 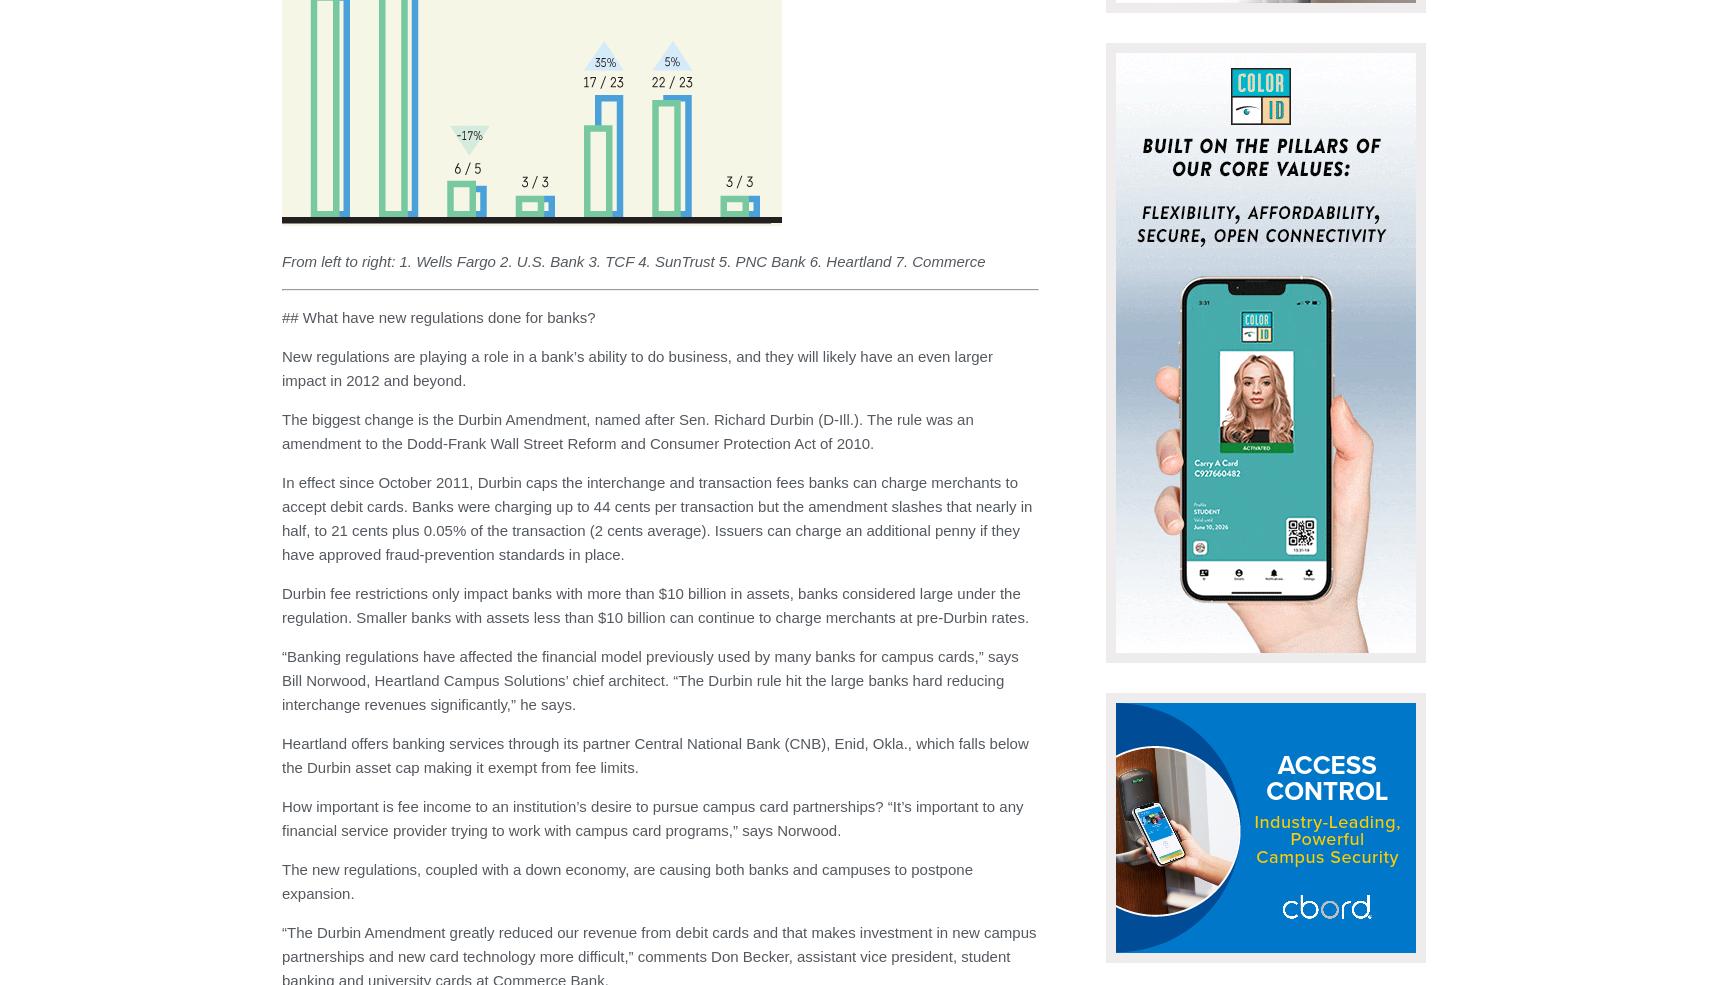 I want to click on 'From left to right: 1. Wells Fargo 2. U.S. Bank 3. TCF 4. SunTrust 5. PNC Bank 6. Heartland 7. Commerce', so click(x=633, y=260).